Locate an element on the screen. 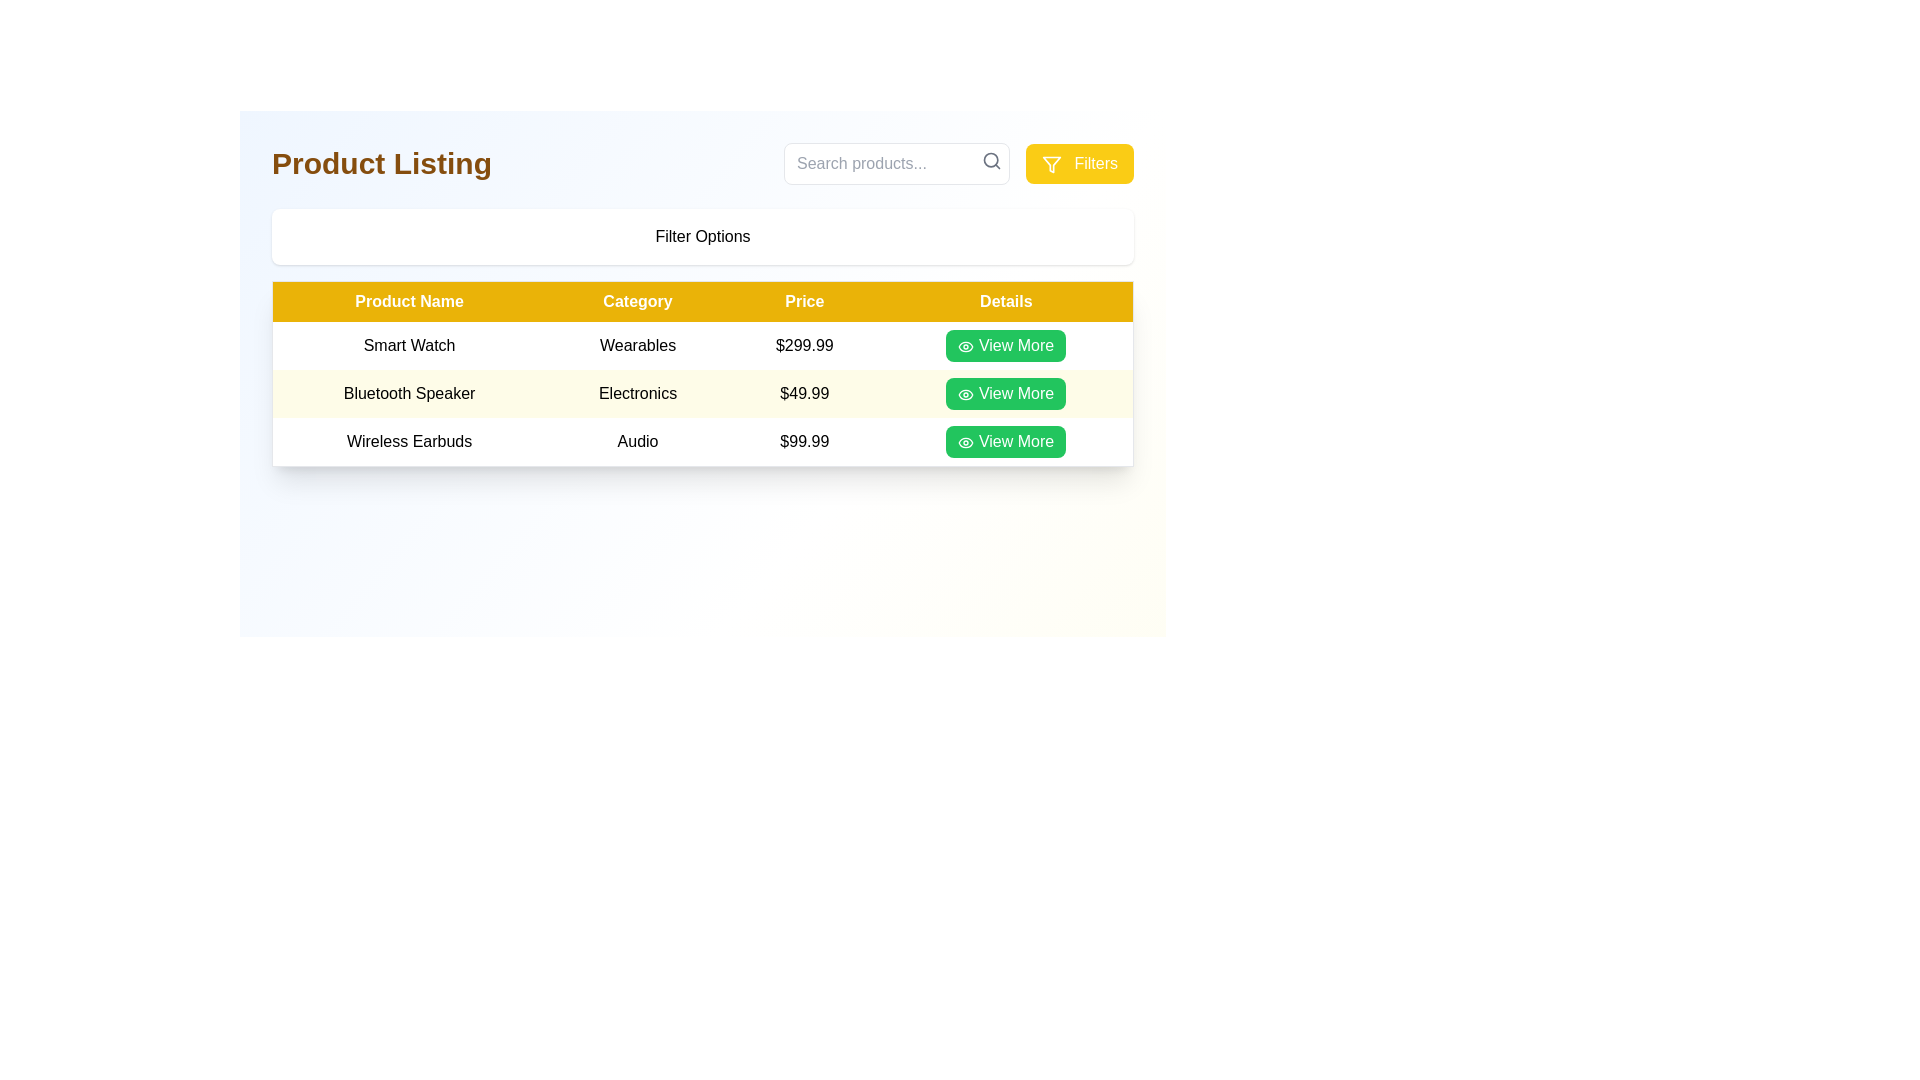  the 'Price' text label, which is a rectangular area with a yellow background and white text, positioned between 'Category' and 'Details' in the table header is located at coordinates (804, 301).